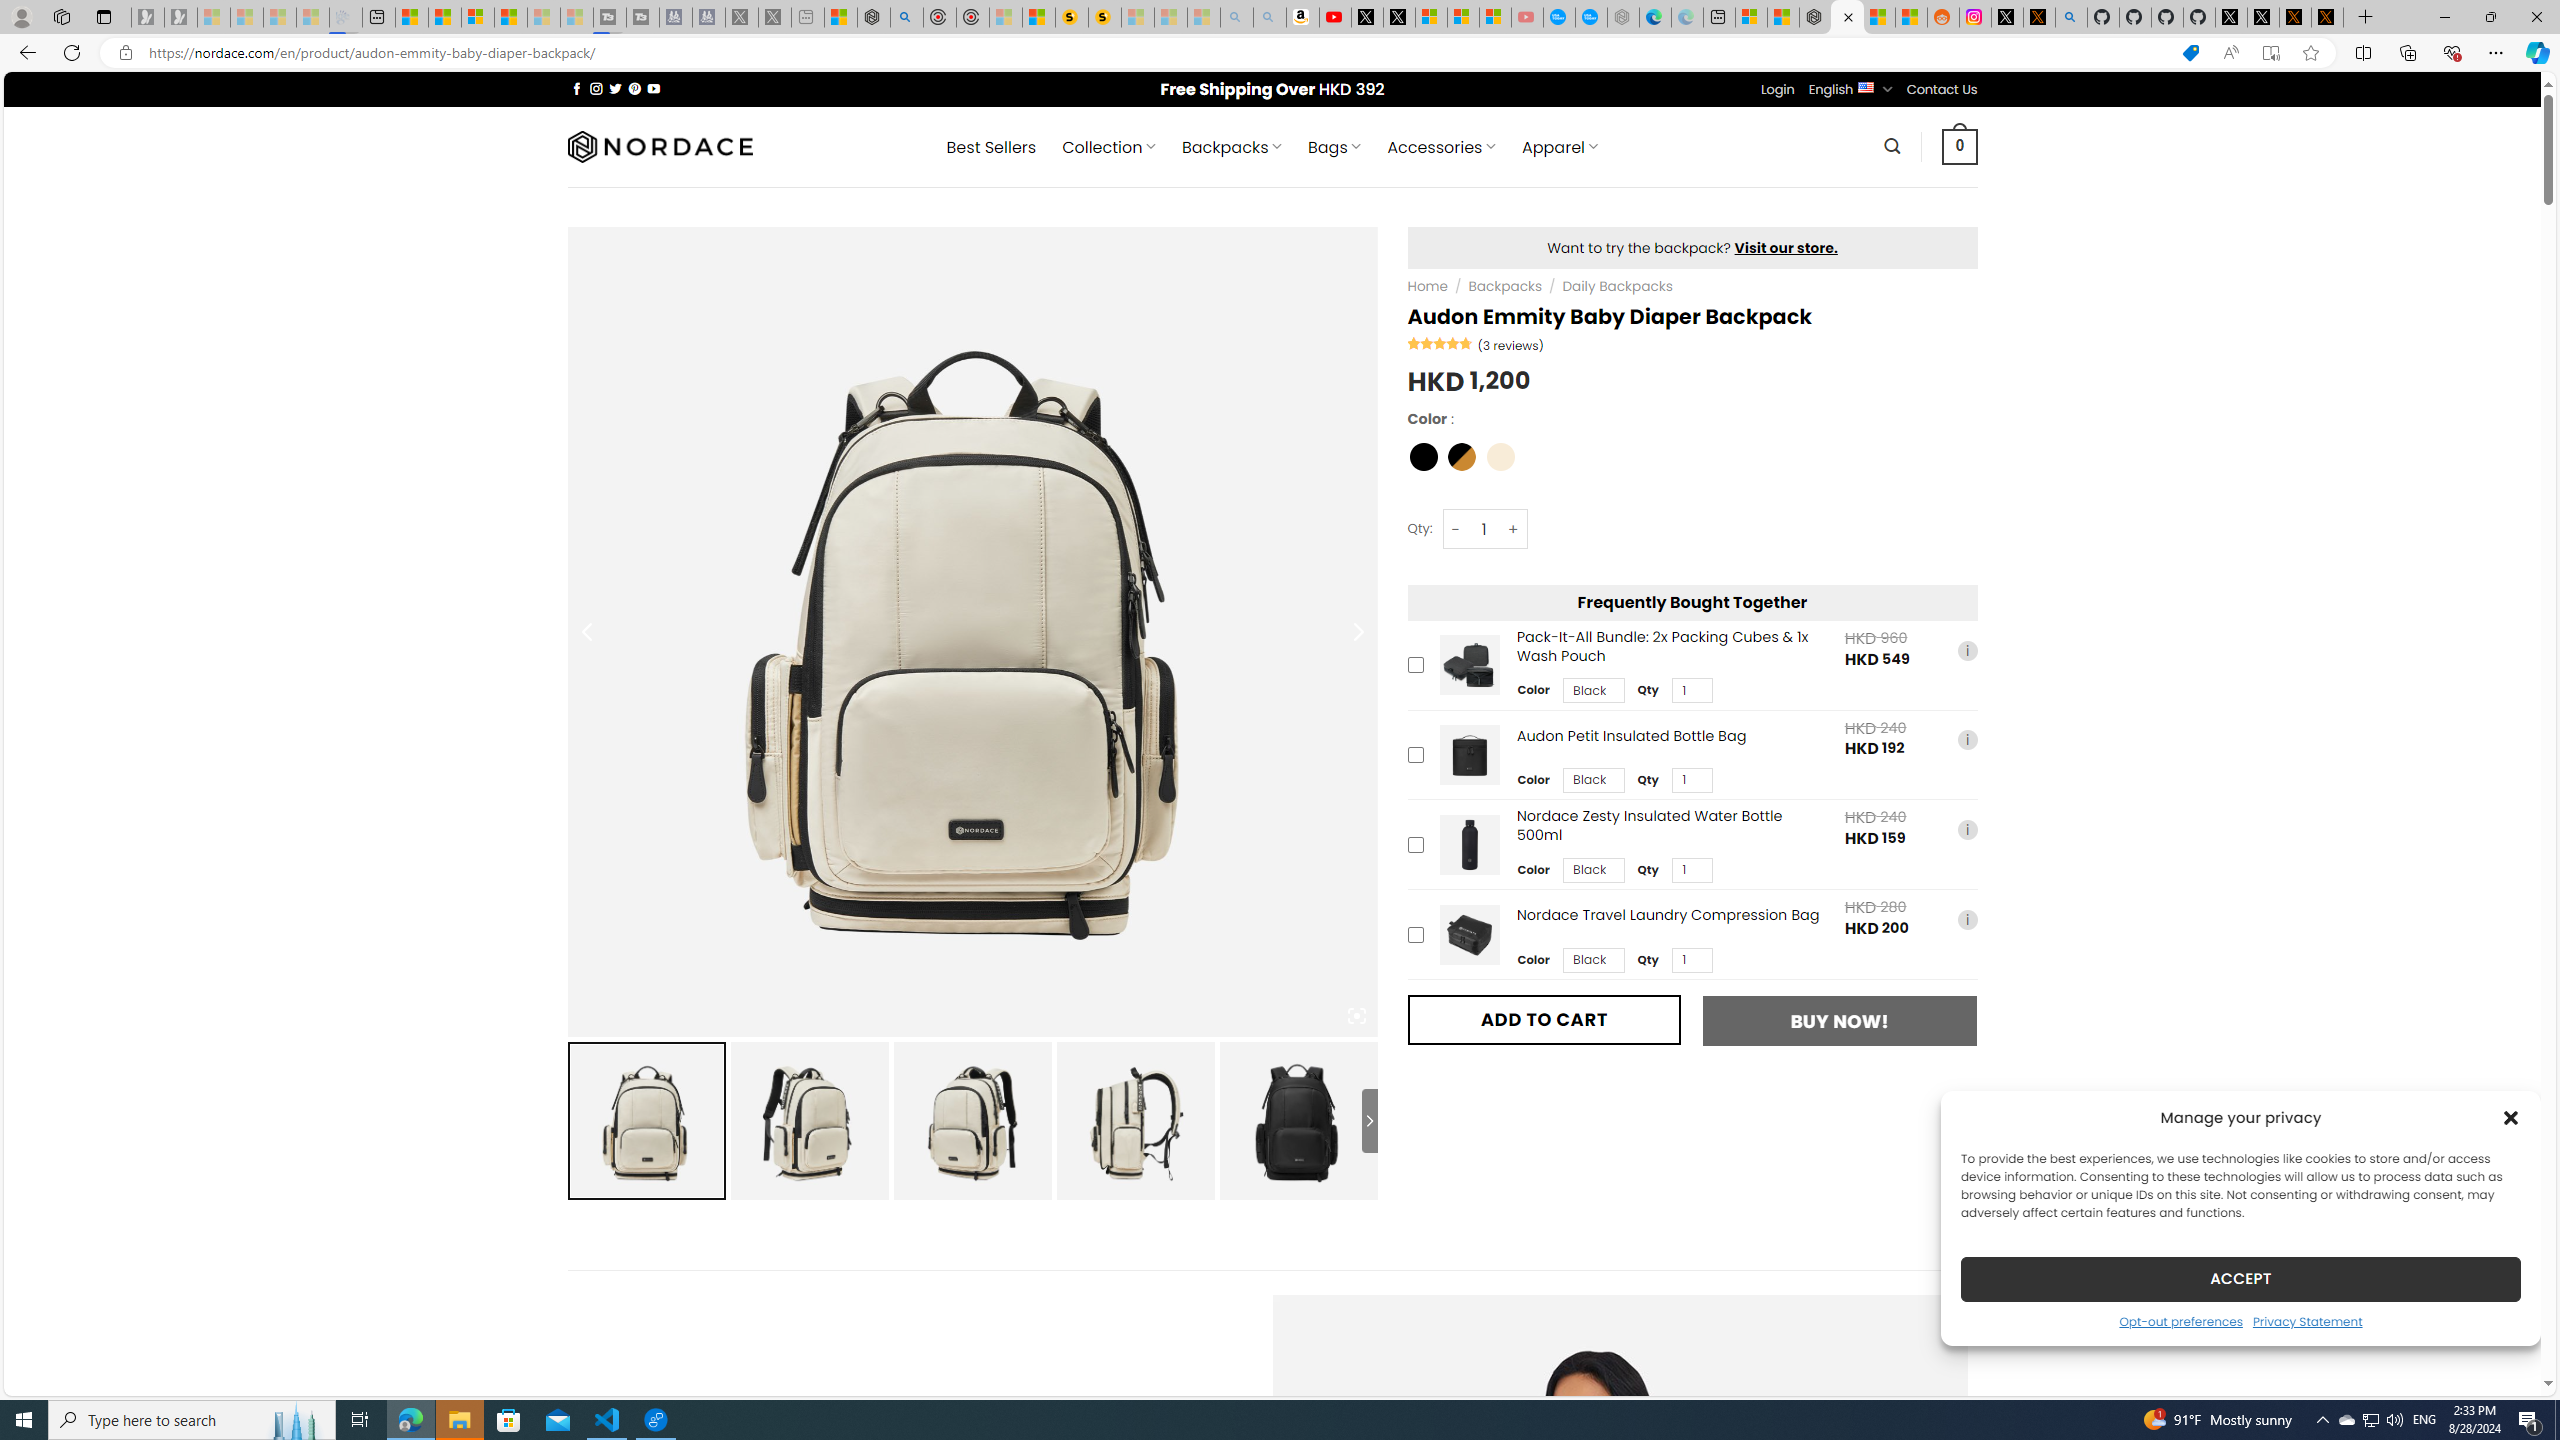 The width and height of the screenshot is (2560, 1440). I want to click on 'github - Search', so click(2071, 16).